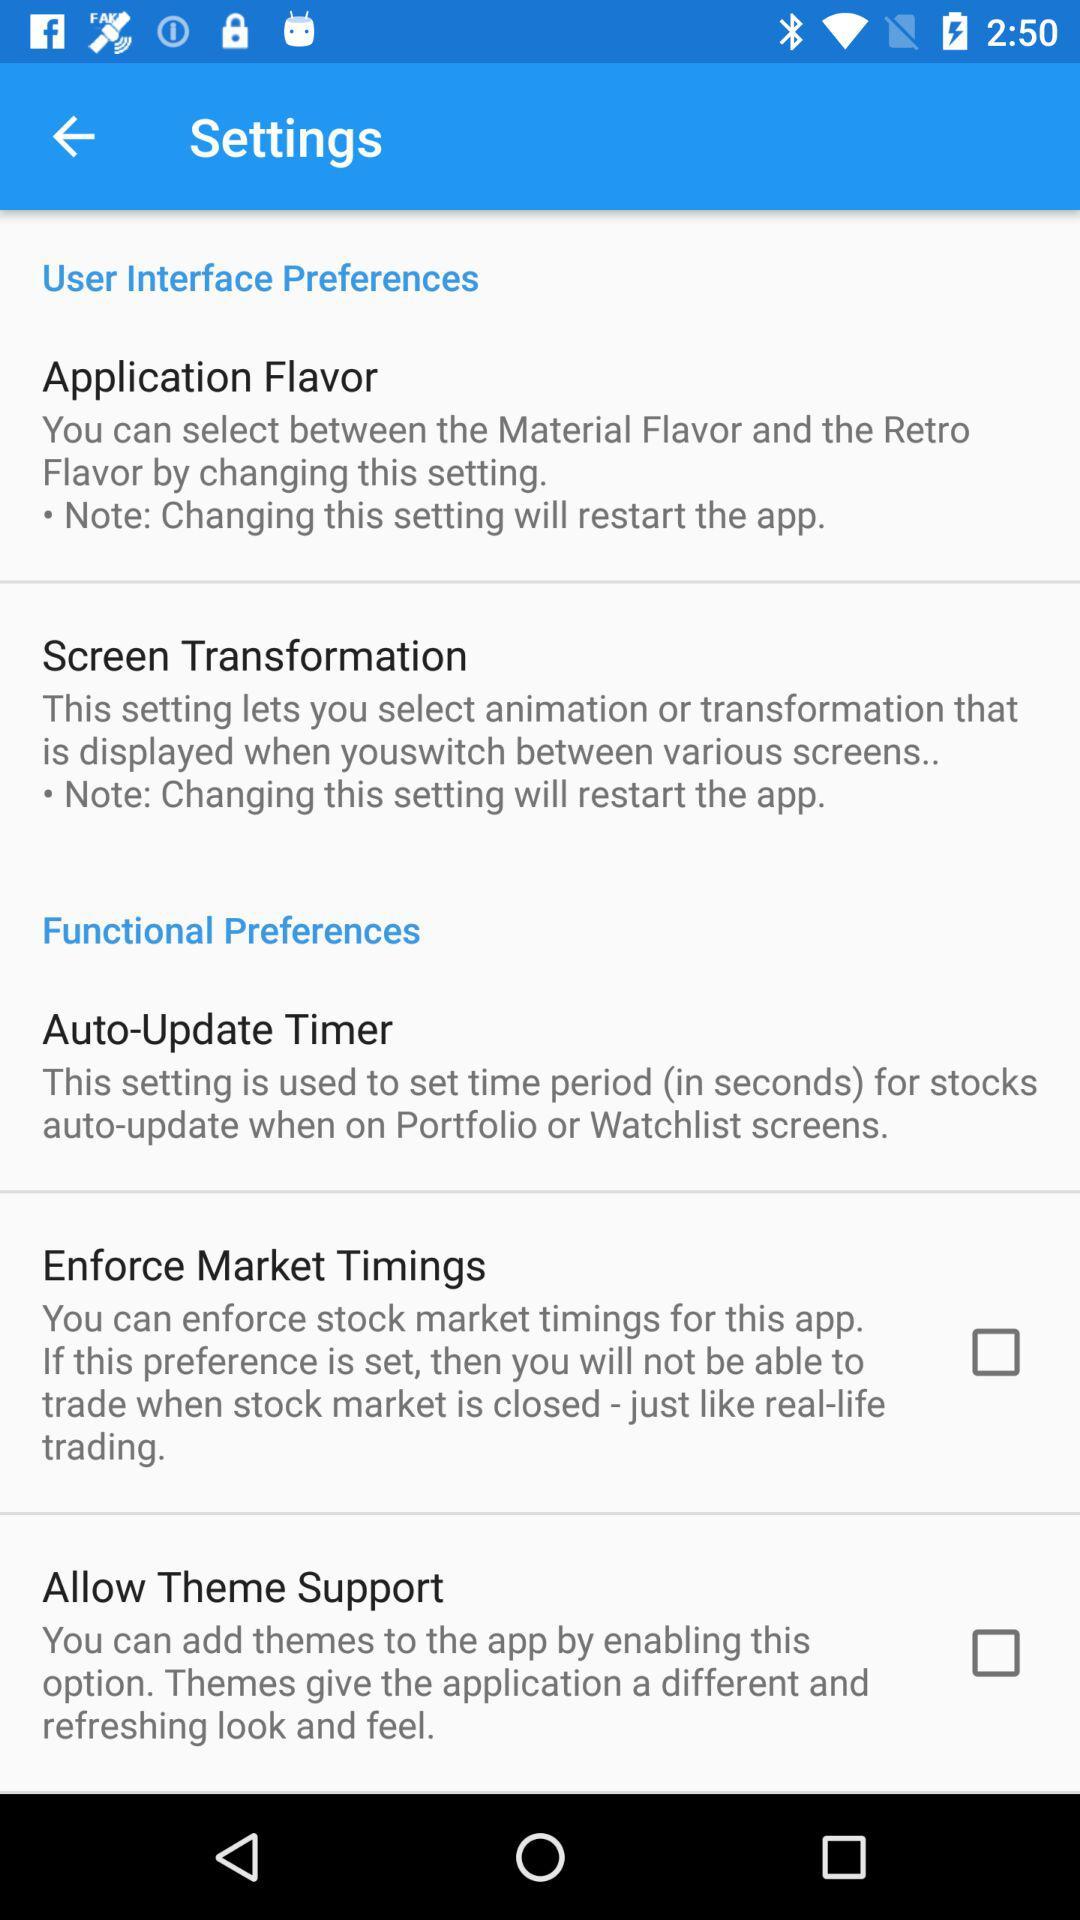 The image size is (1080, 1920). Describe the element at coordinates (540, 907) in the screenshot. I see `icon below the this setting lets icon` at that location.